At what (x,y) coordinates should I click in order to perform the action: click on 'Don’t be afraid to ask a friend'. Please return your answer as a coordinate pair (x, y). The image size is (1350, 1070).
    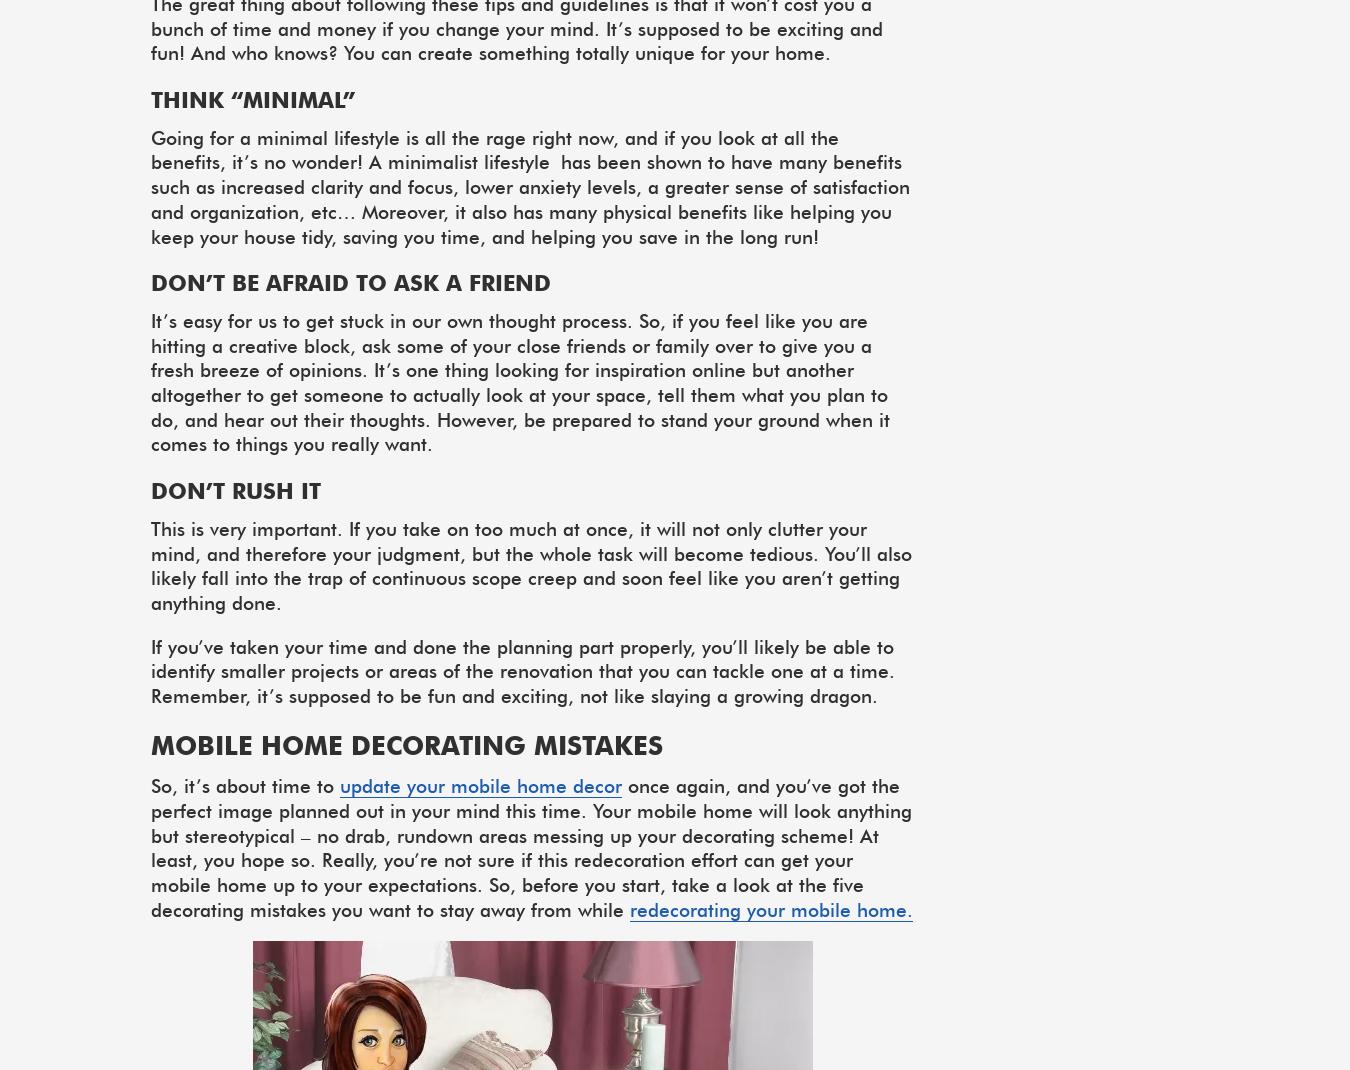
    Looking at the image, I should click on (351, 283).